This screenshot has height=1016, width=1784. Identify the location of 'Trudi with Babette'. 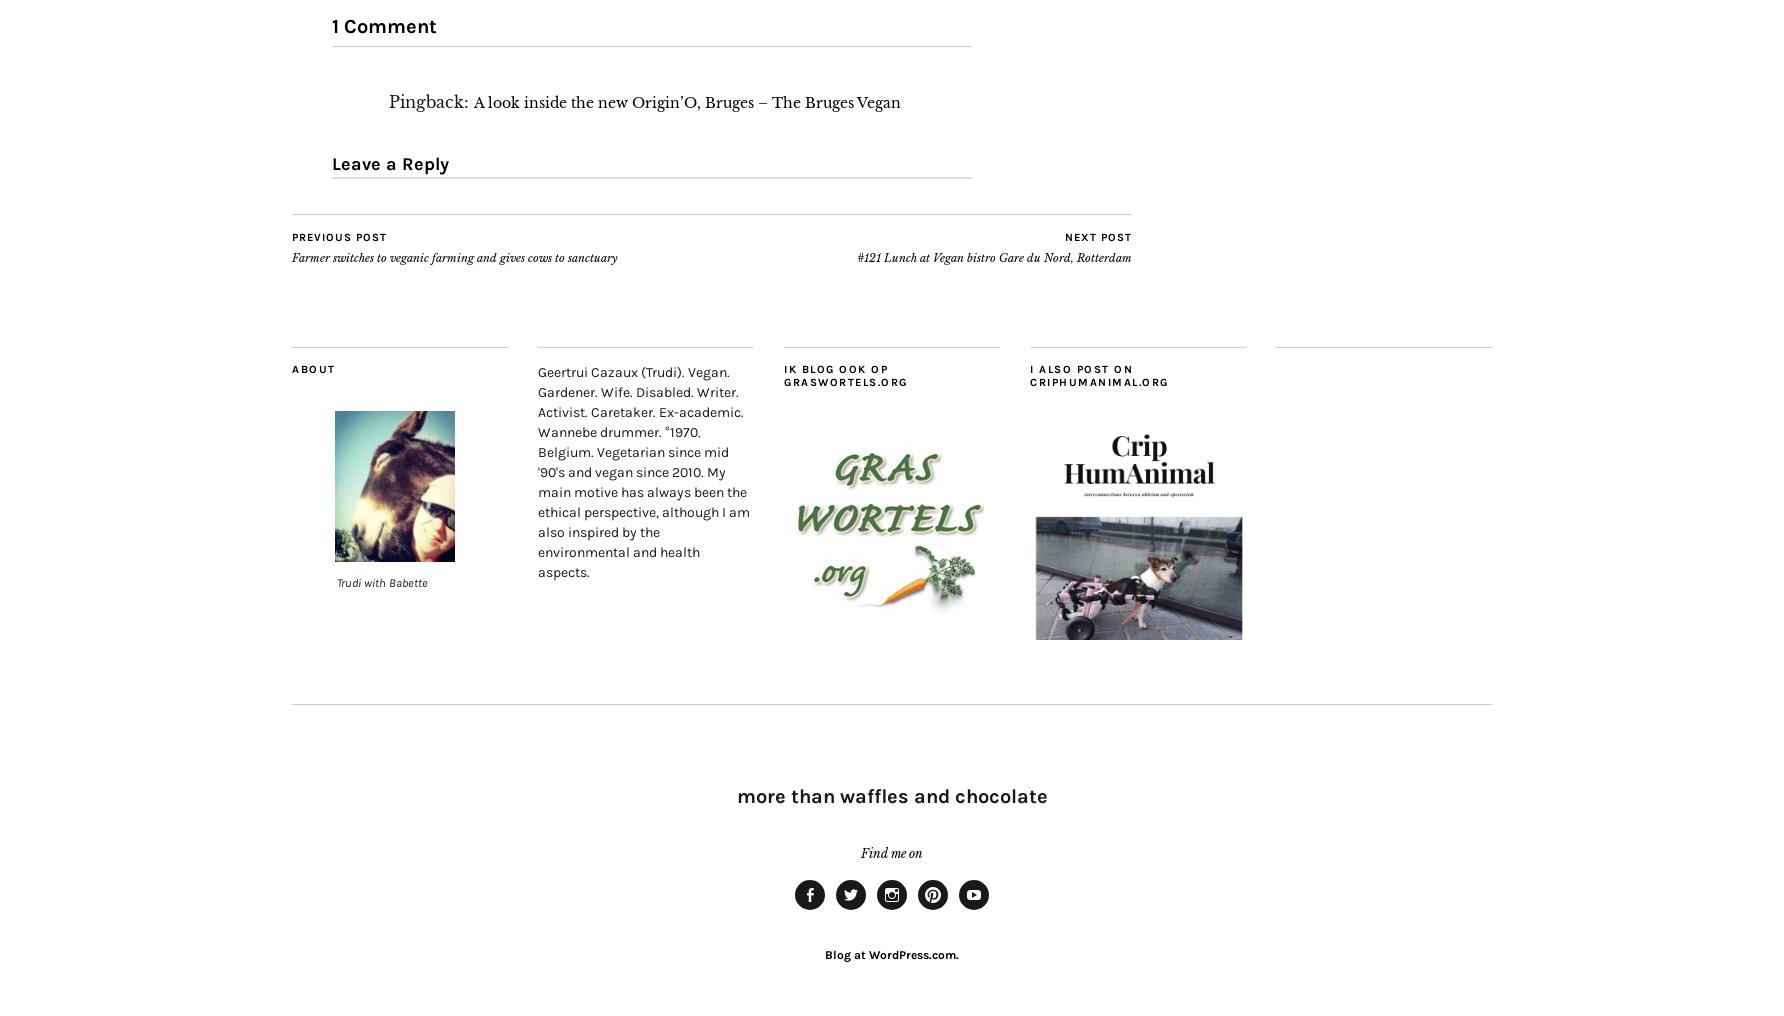
(381, 582).